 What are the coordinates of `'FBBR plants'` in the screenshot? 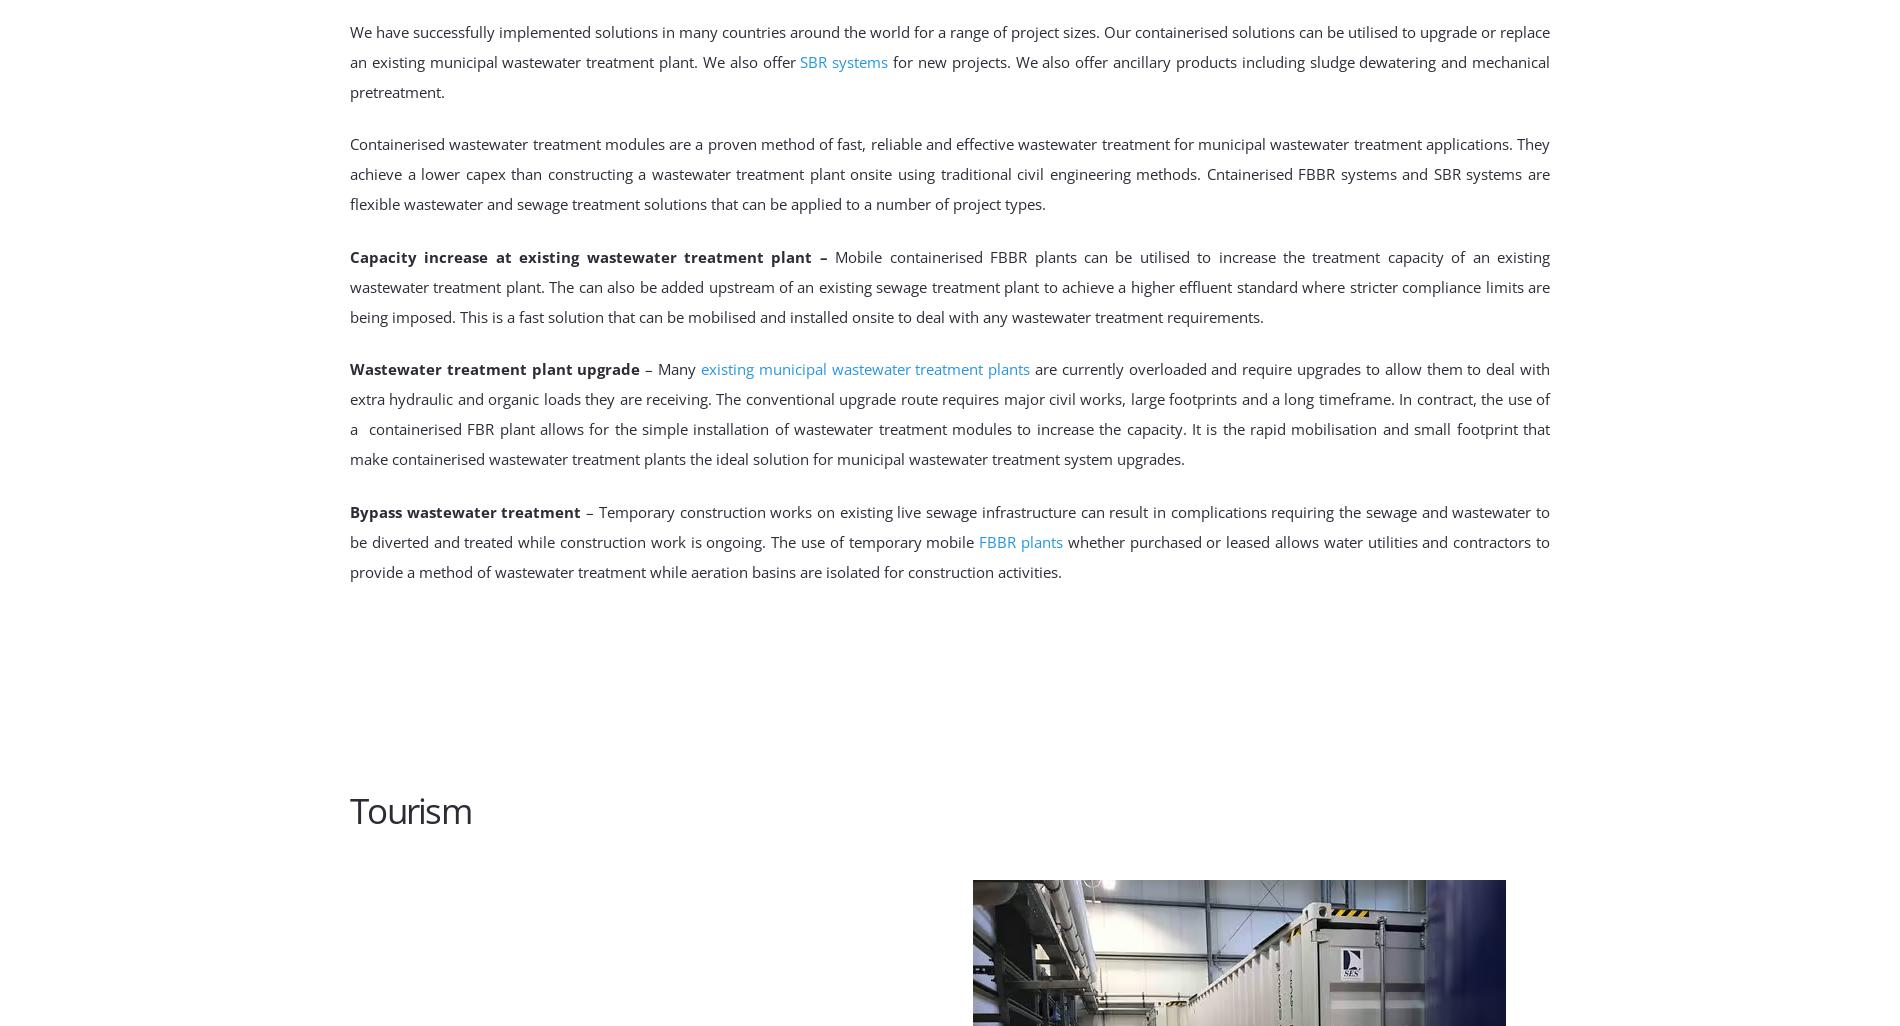 It's located at (979, 541).